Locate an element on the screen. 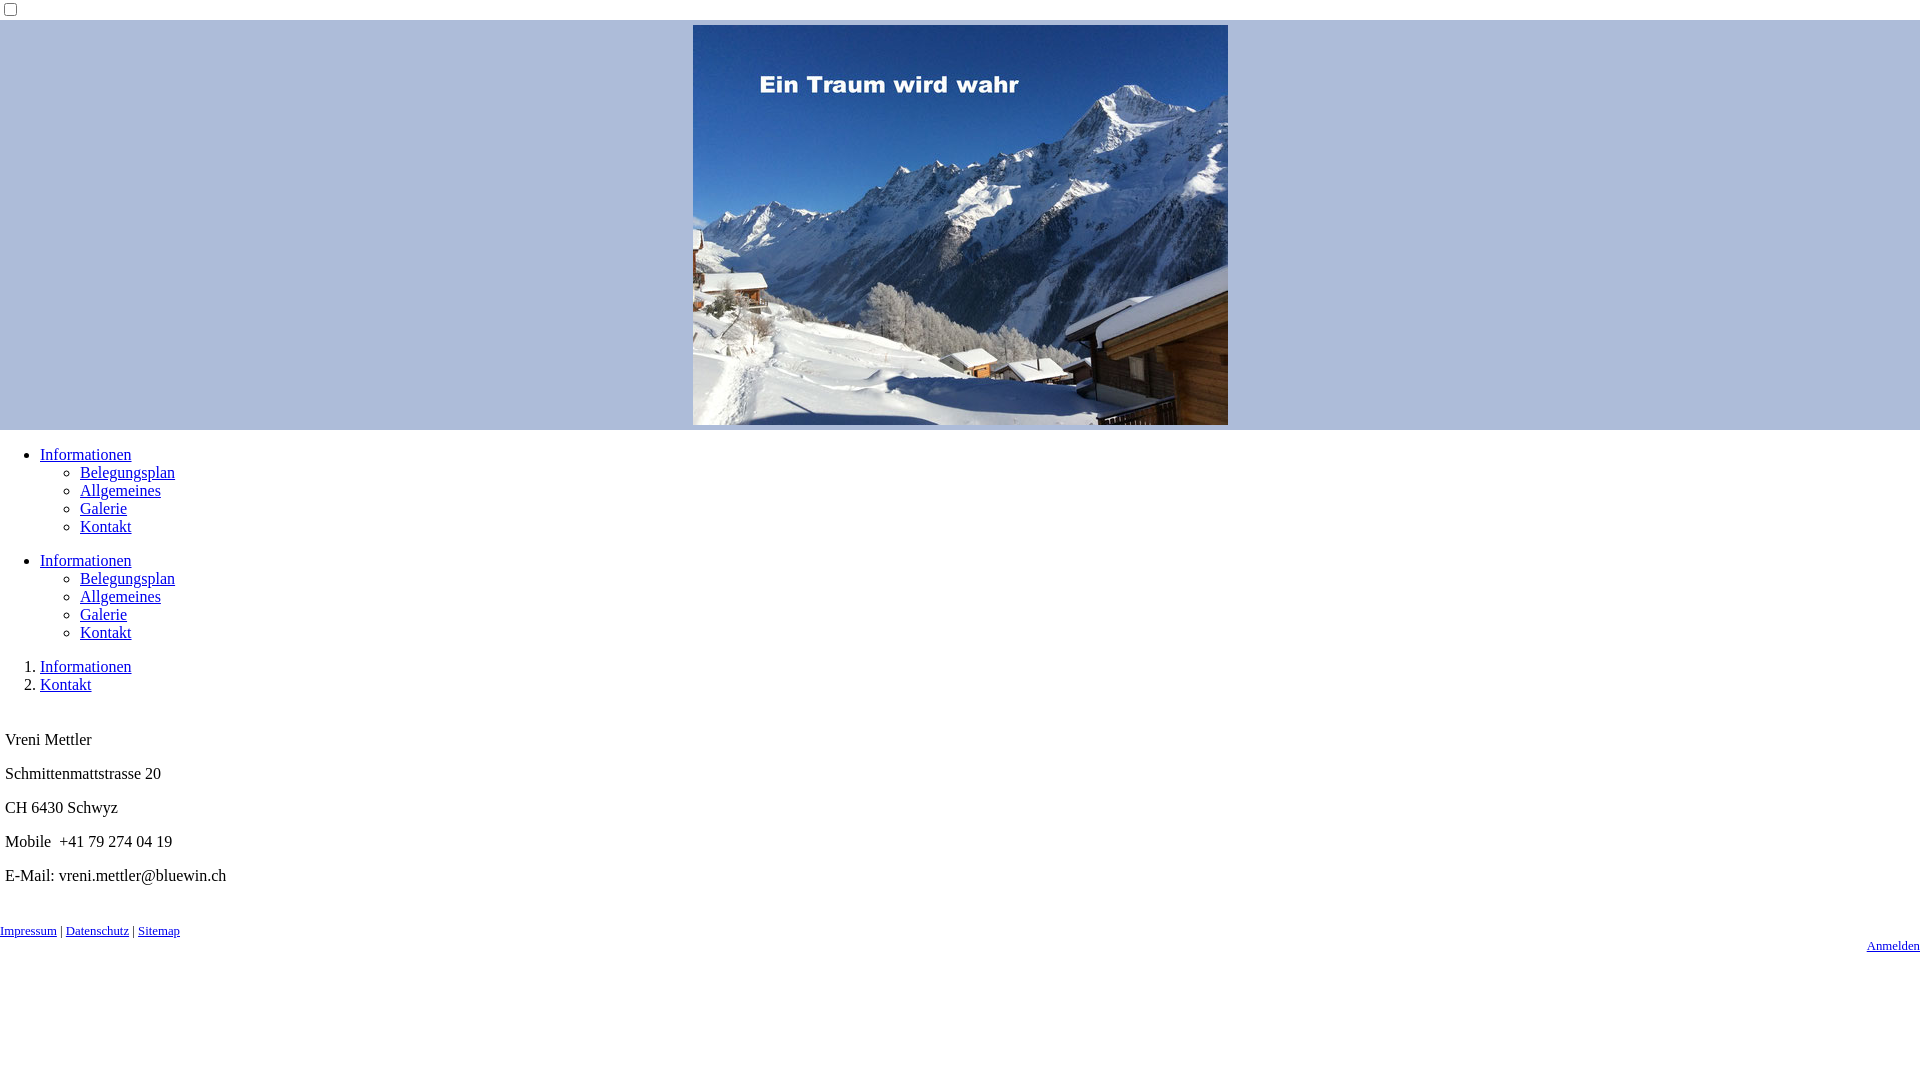  'Datenschutz' is located at coordinates (96, 930).